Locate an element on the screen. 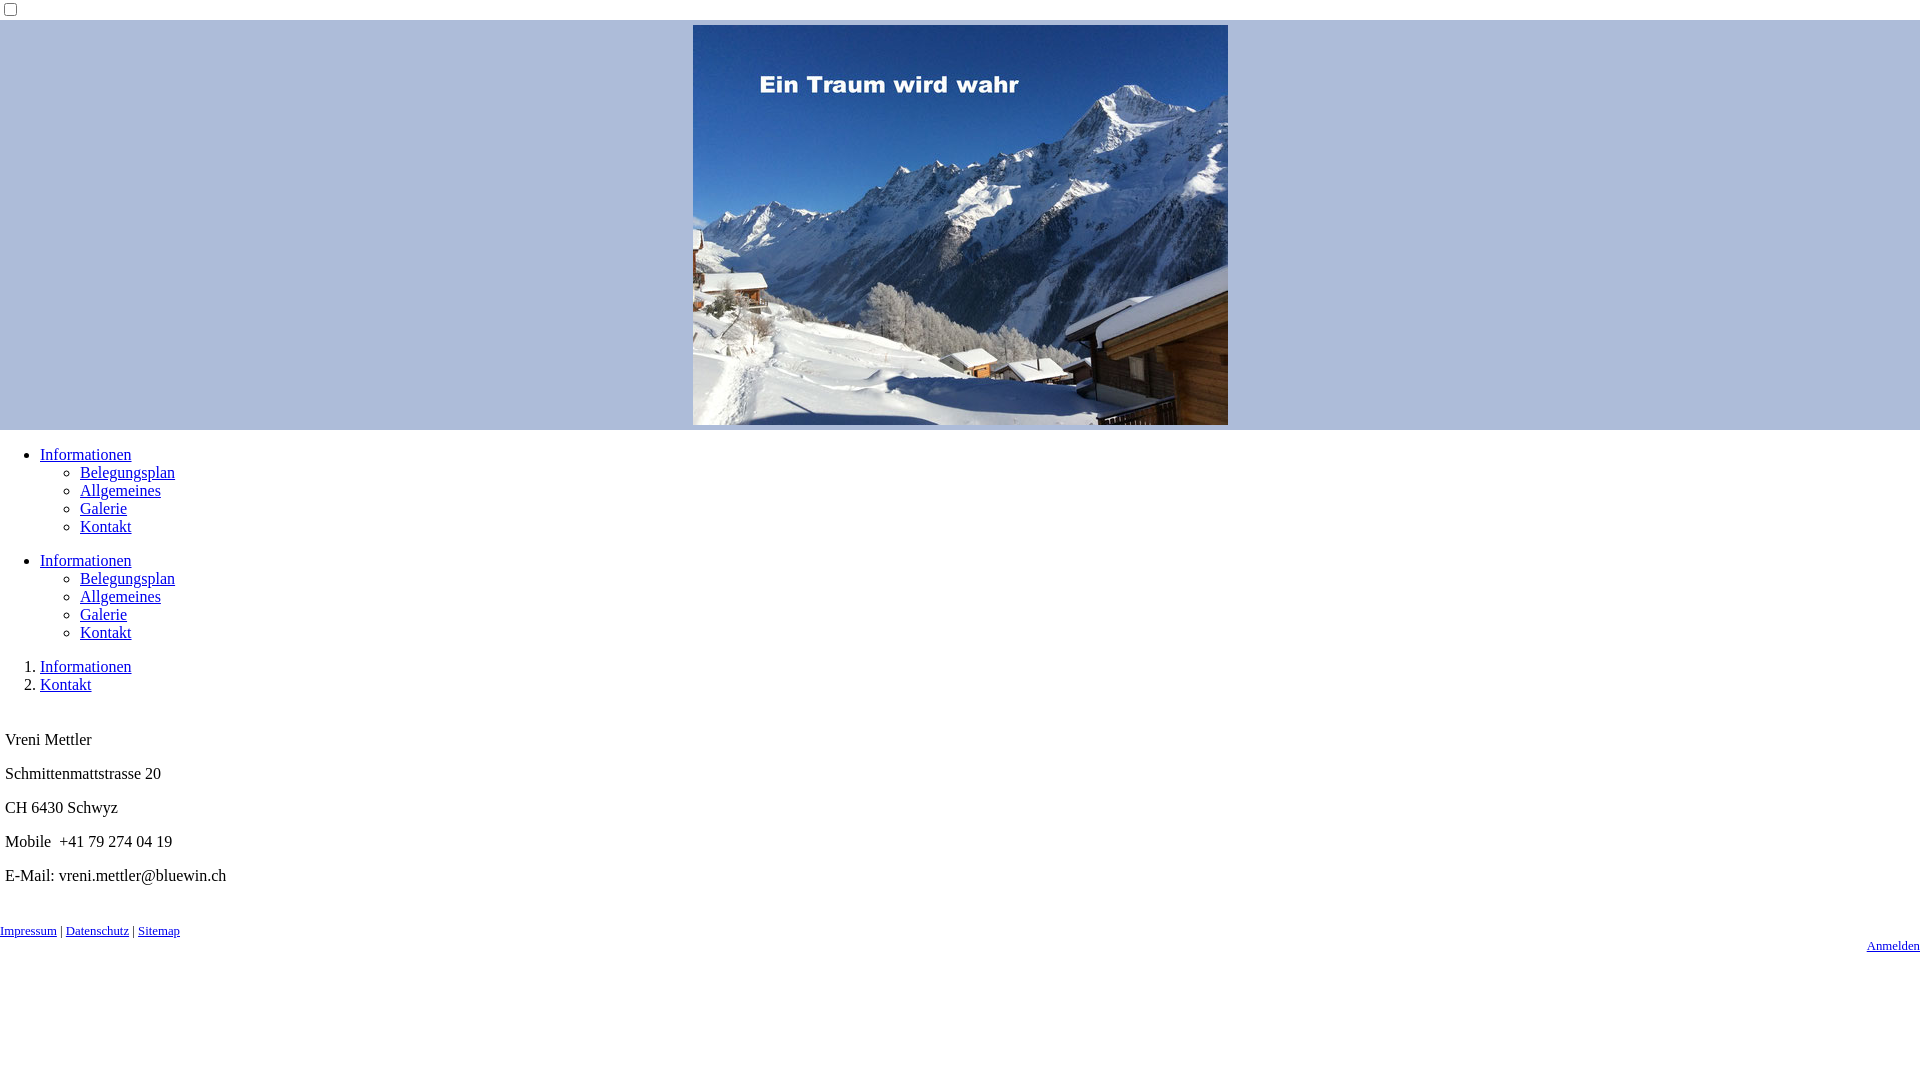  'Datenschutz' is located at coordinates (96, 930).